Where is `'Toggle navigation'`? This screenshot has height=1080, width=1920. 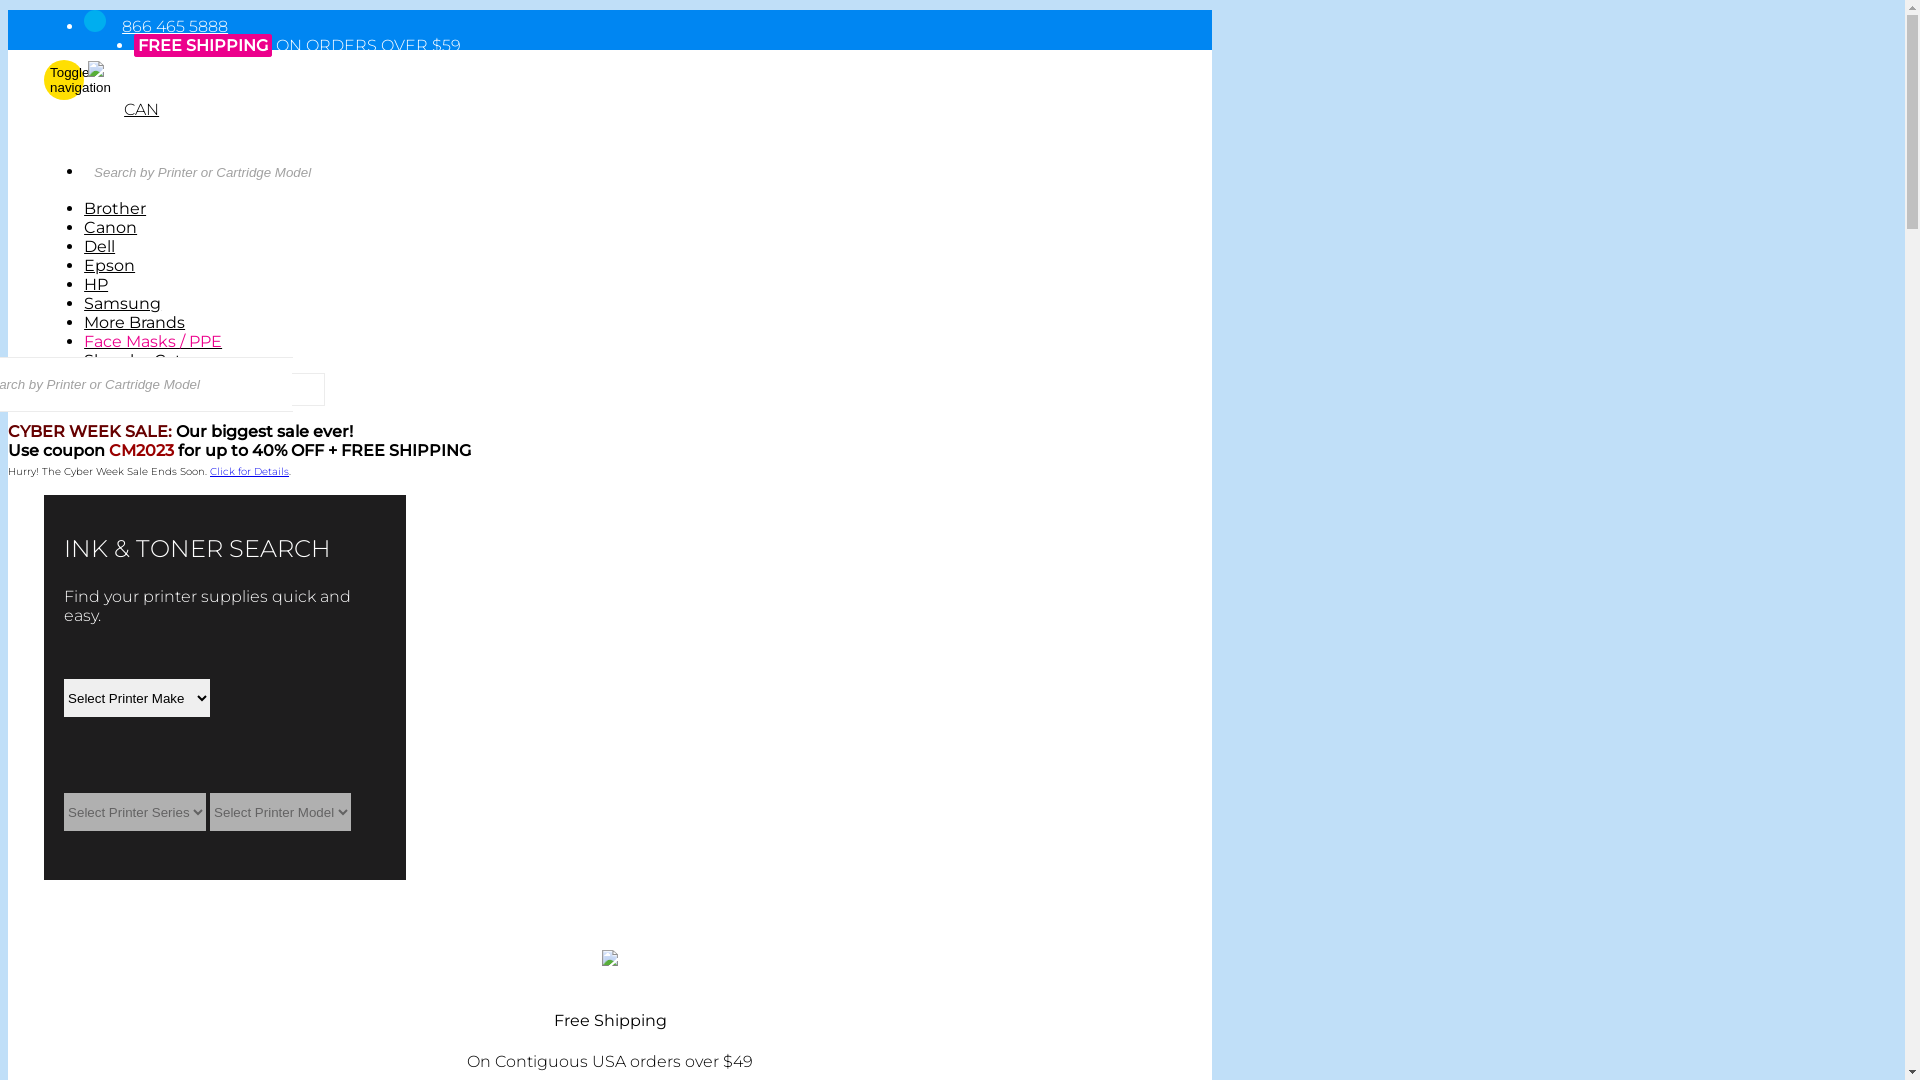 'Toggle navigation' is located at coordinates (63, 79).